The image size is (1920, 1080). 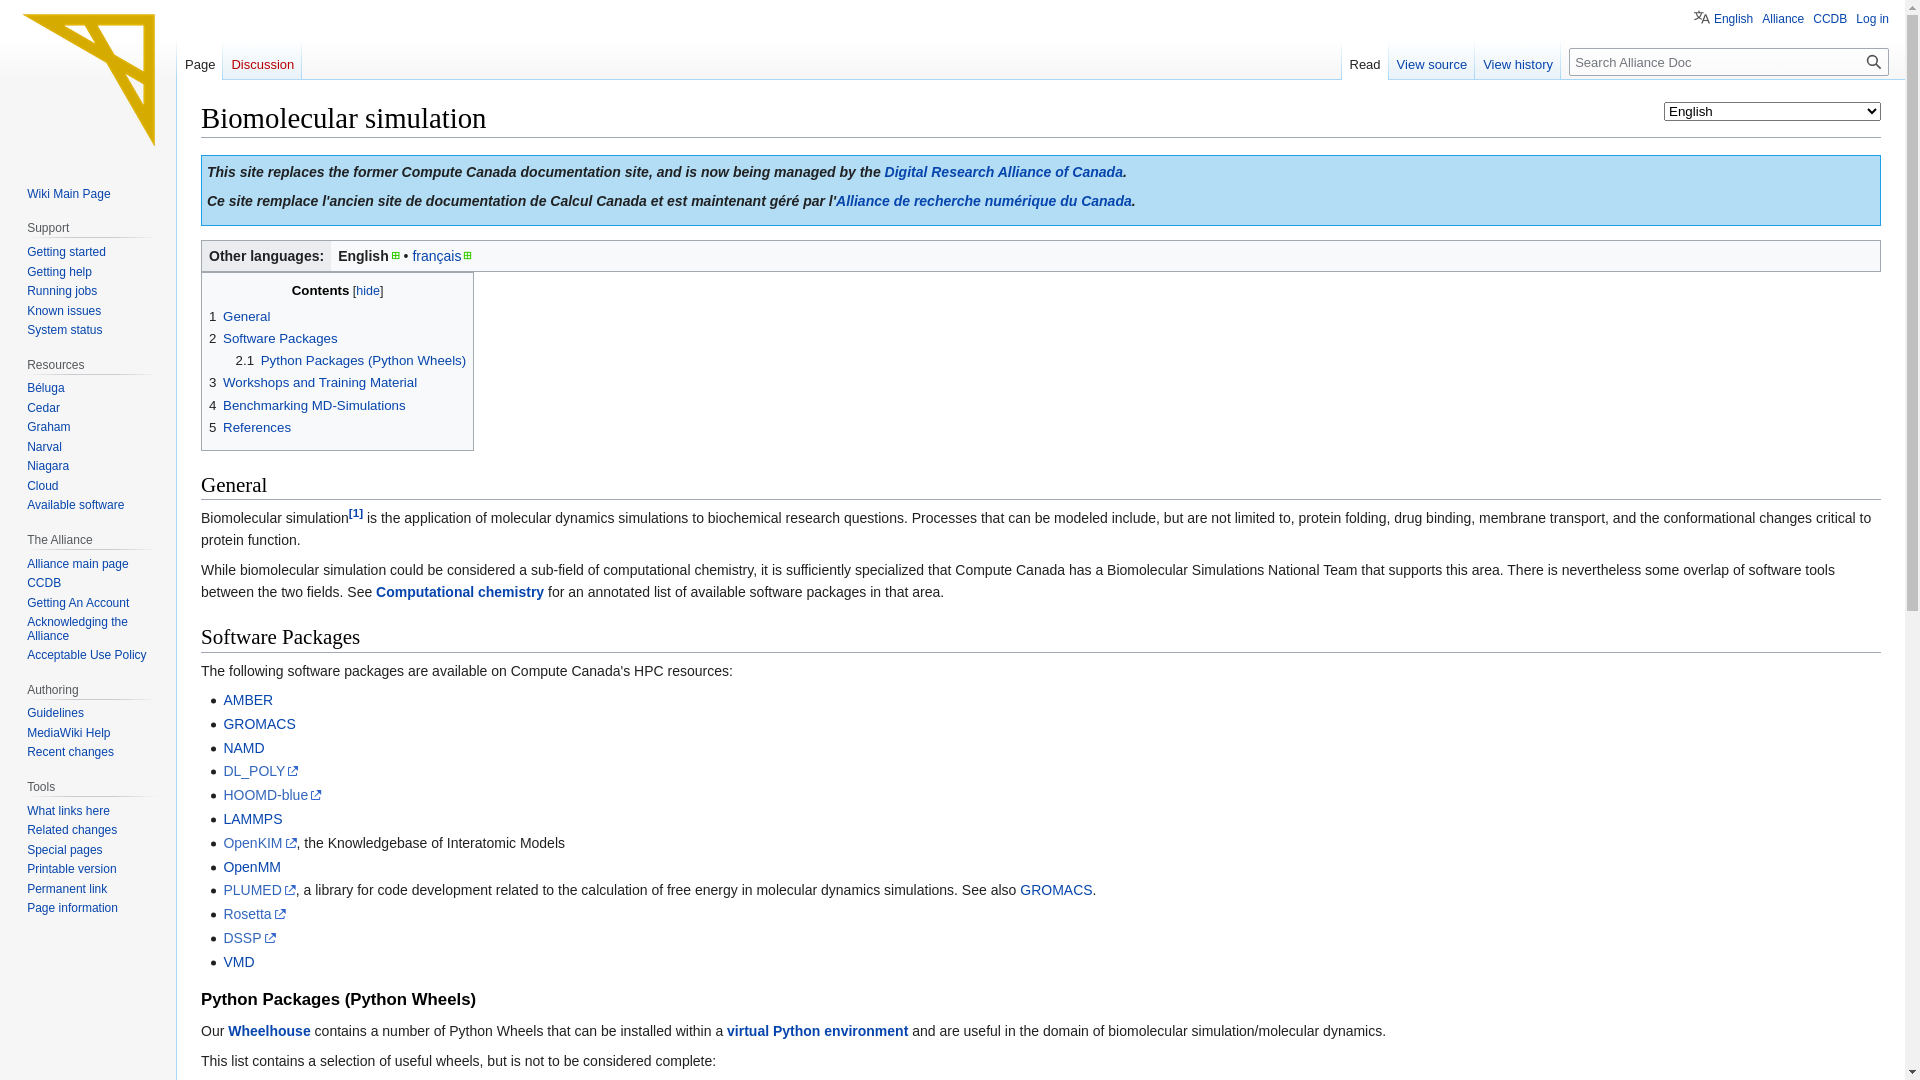 What do you see at coordinates (251, 818) in the screenshot?
I see `'LAMMPS'` at bounding box center [251, 818].